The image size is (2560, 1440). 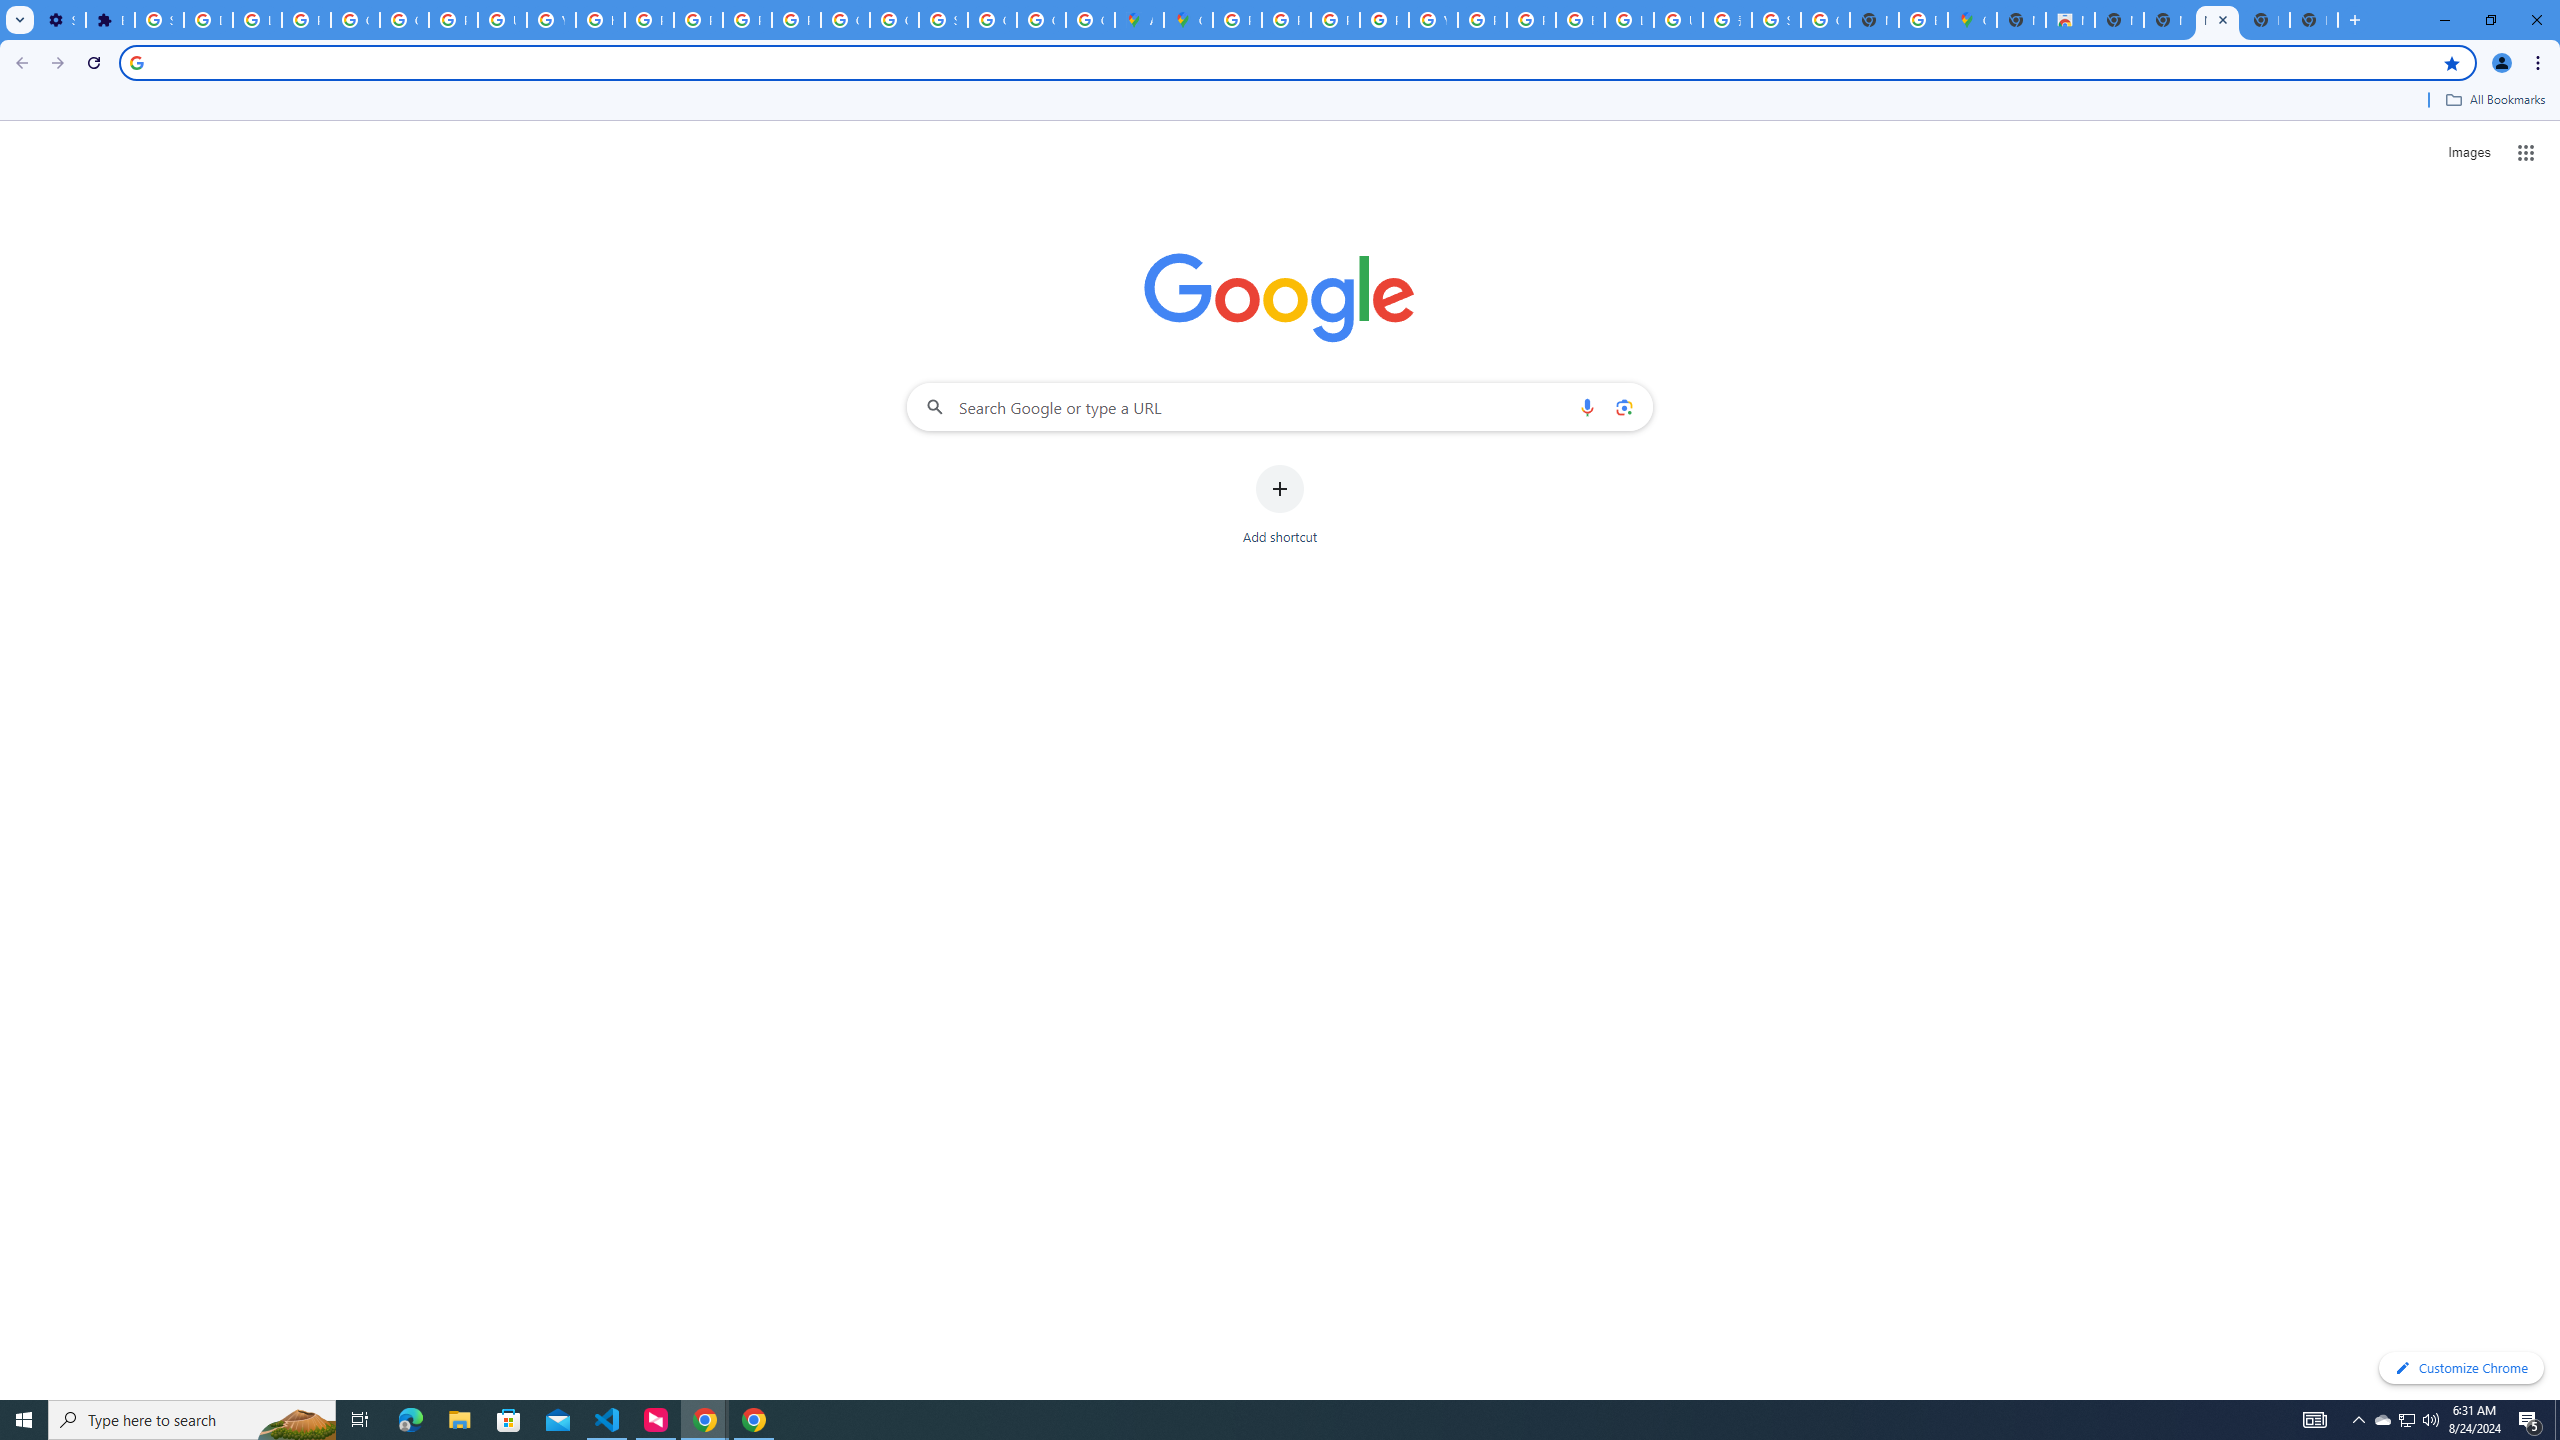 I want to click on 'Google Maps', so click(x=1186, y=19).